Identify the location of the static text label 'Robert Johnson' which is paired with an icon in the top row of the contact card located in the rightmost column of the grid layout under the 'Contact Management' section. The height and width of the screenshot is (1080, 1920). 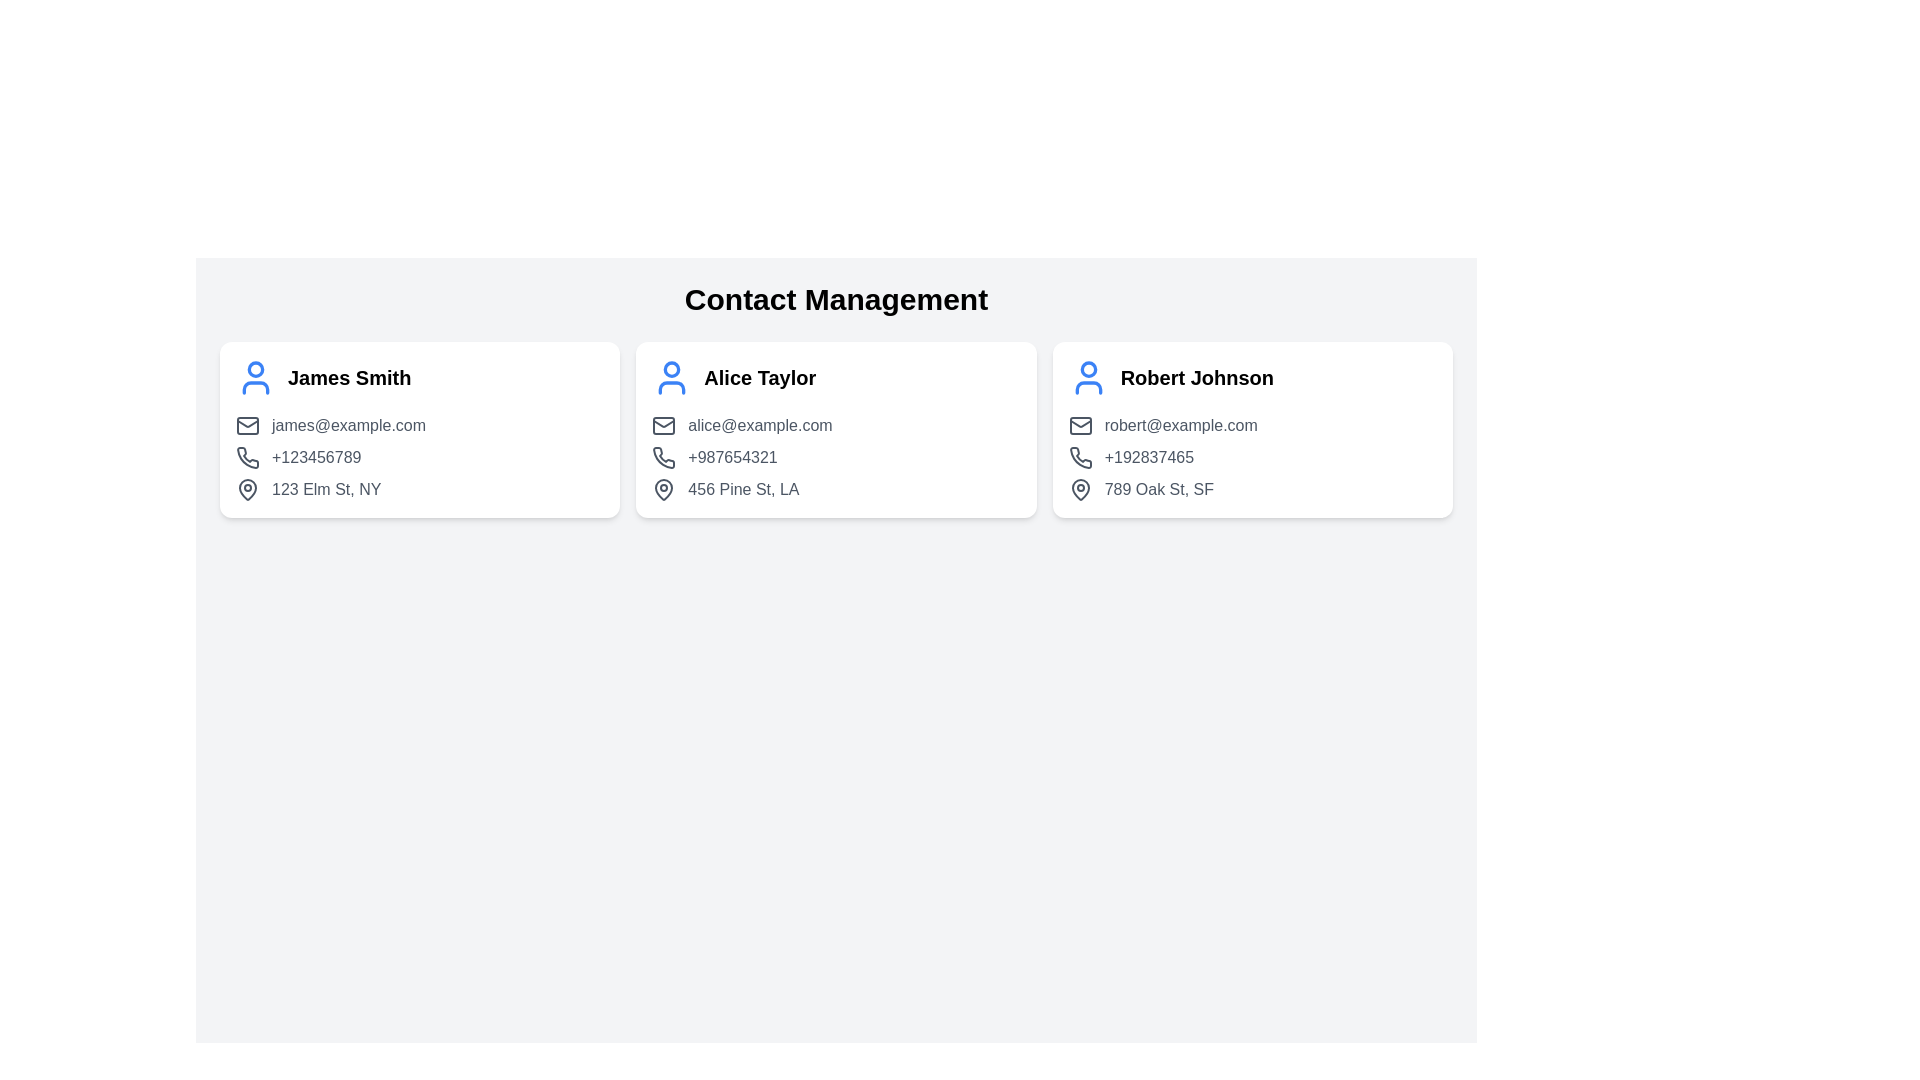
(1251, 378).